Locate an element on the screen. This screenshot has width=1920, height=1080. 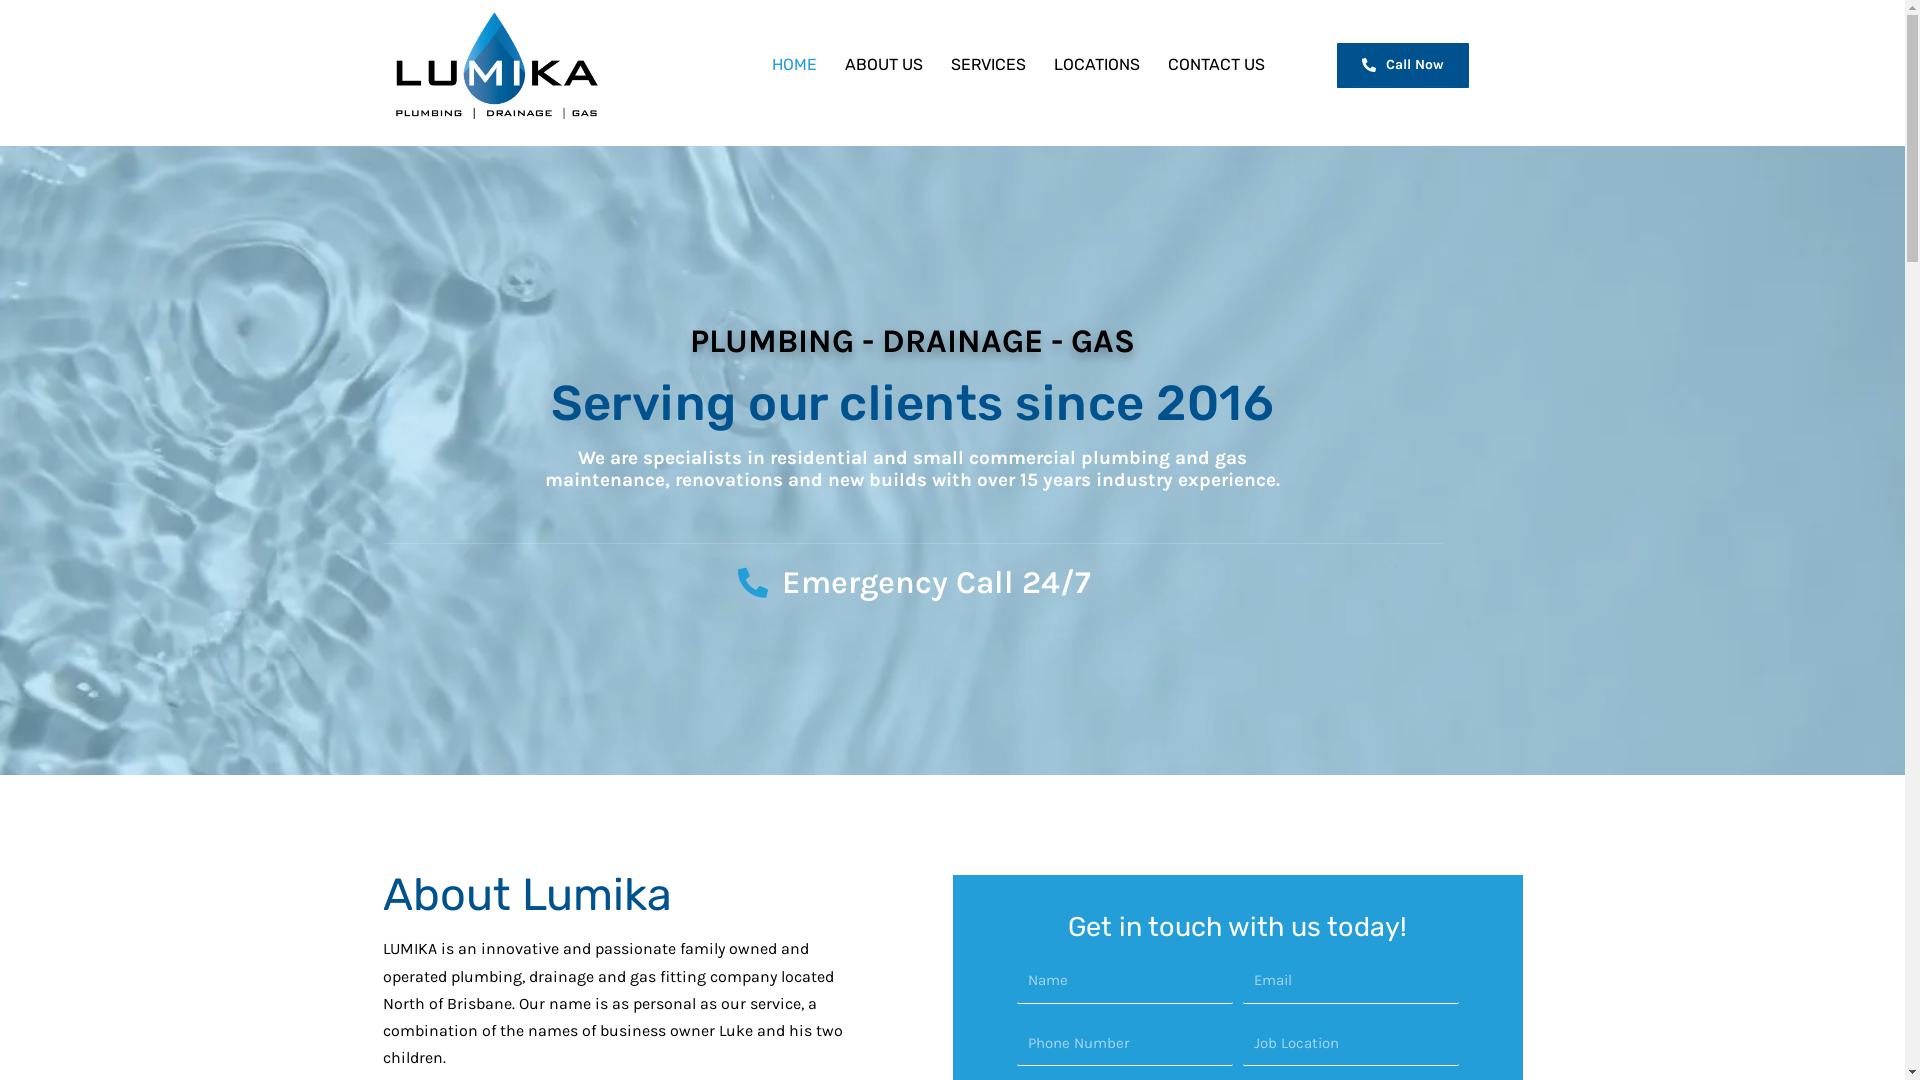
'LOCATIONS' is located at coordinates (1096, 64).